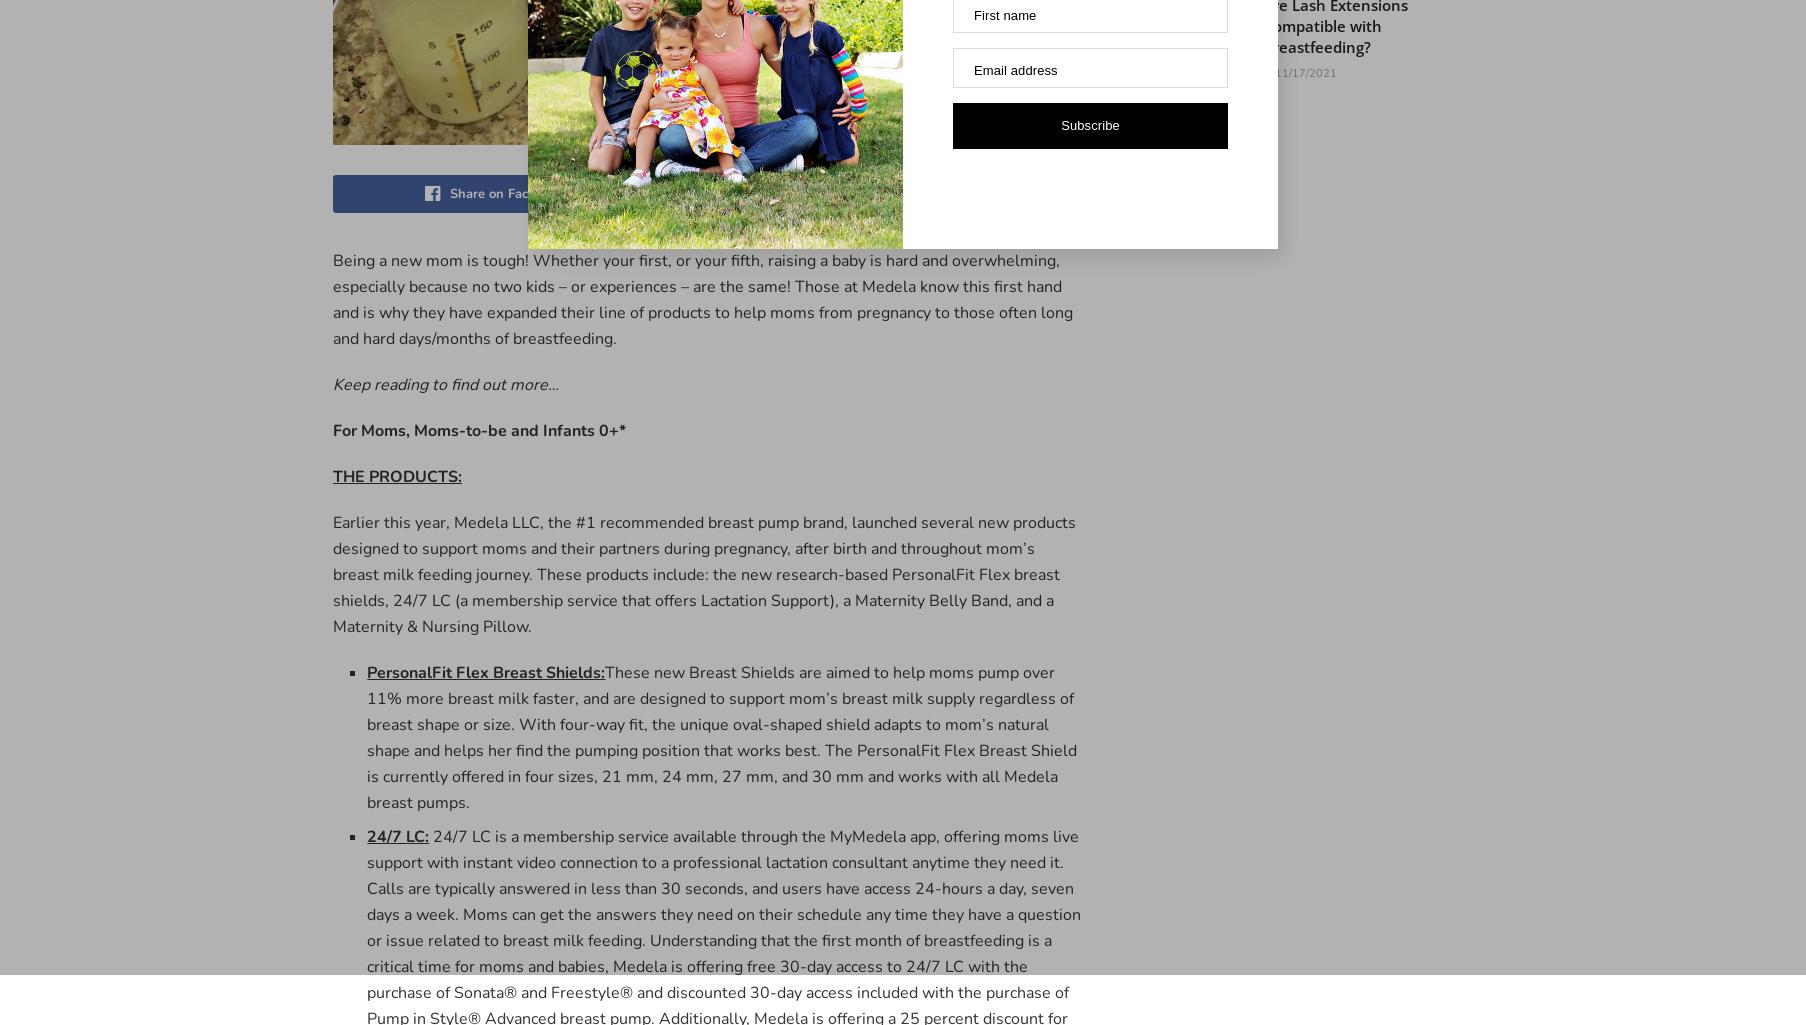 The image size is (1806, 1025). What do you see at coordinates (1271, 71) in the screenshot?
I see `'11/17/2021'` at bounding box center [1271, 71].